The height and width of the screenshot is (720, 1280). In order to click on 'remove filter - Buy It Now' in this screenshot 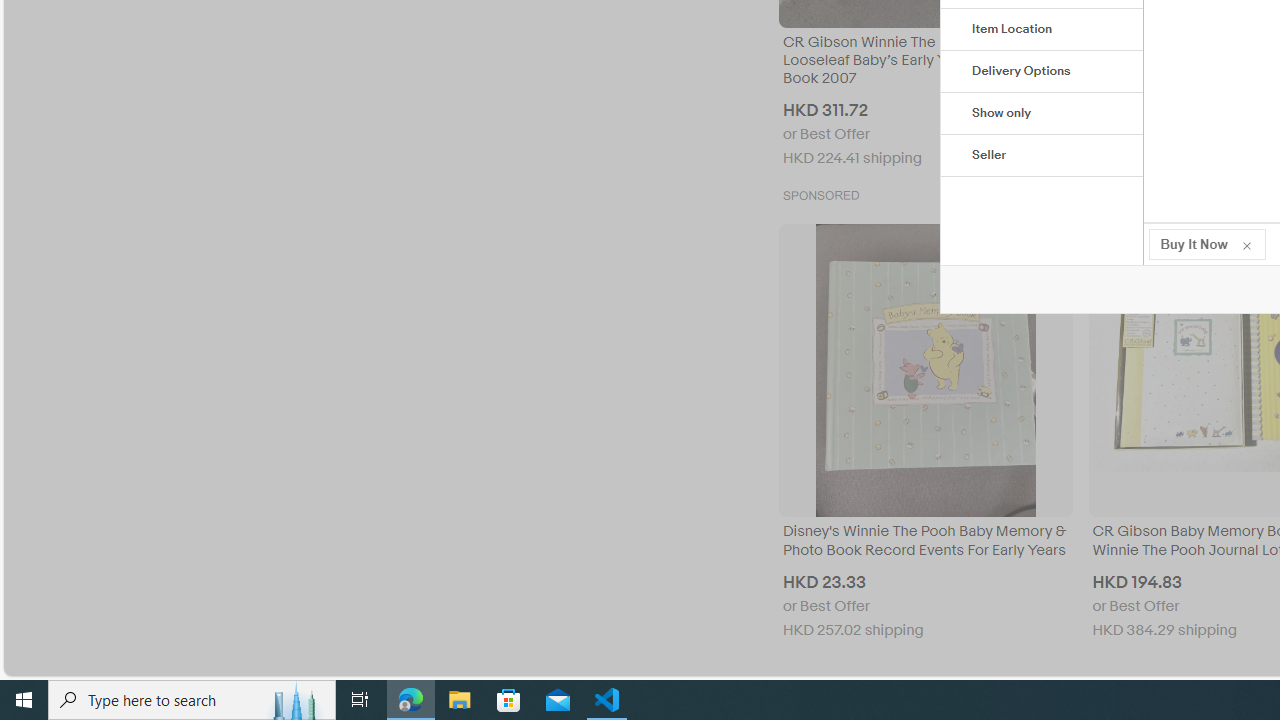, I will do `click(1245, 243)`.